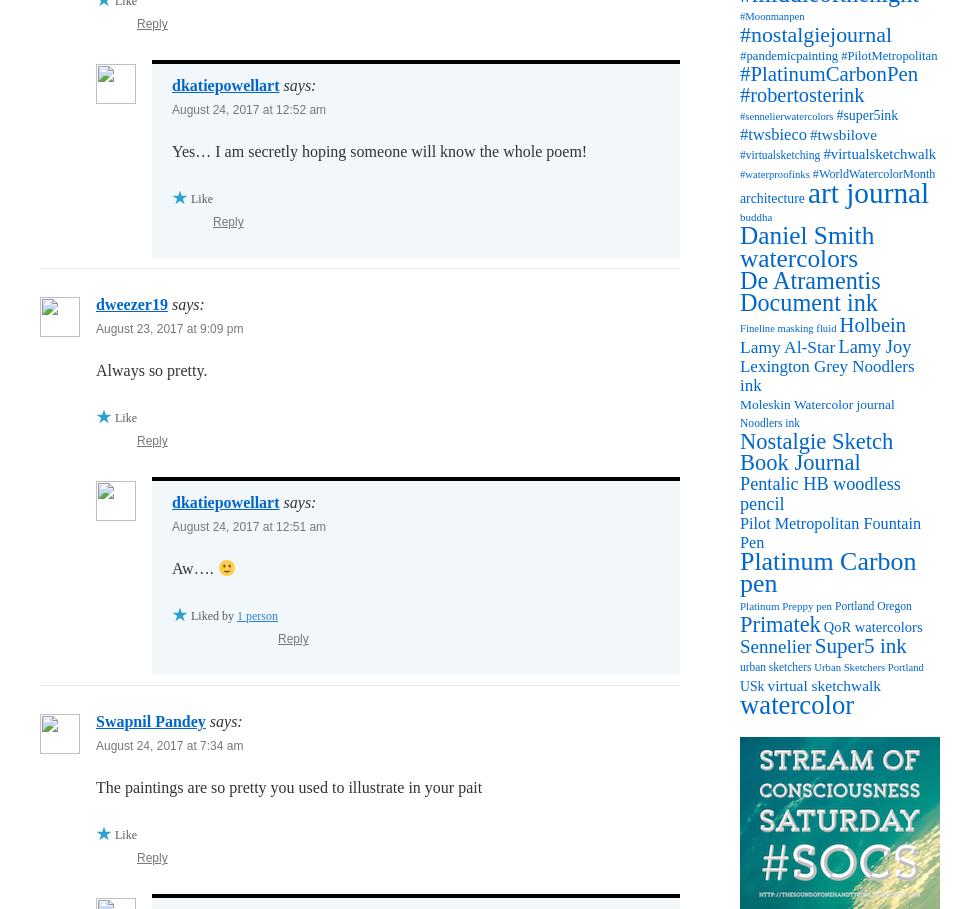 This screenshot has height=909, width=980. Describe the element at coordinates (786, 116) in the screenshot. I see `'#sennelierwatercolors'` at that location.